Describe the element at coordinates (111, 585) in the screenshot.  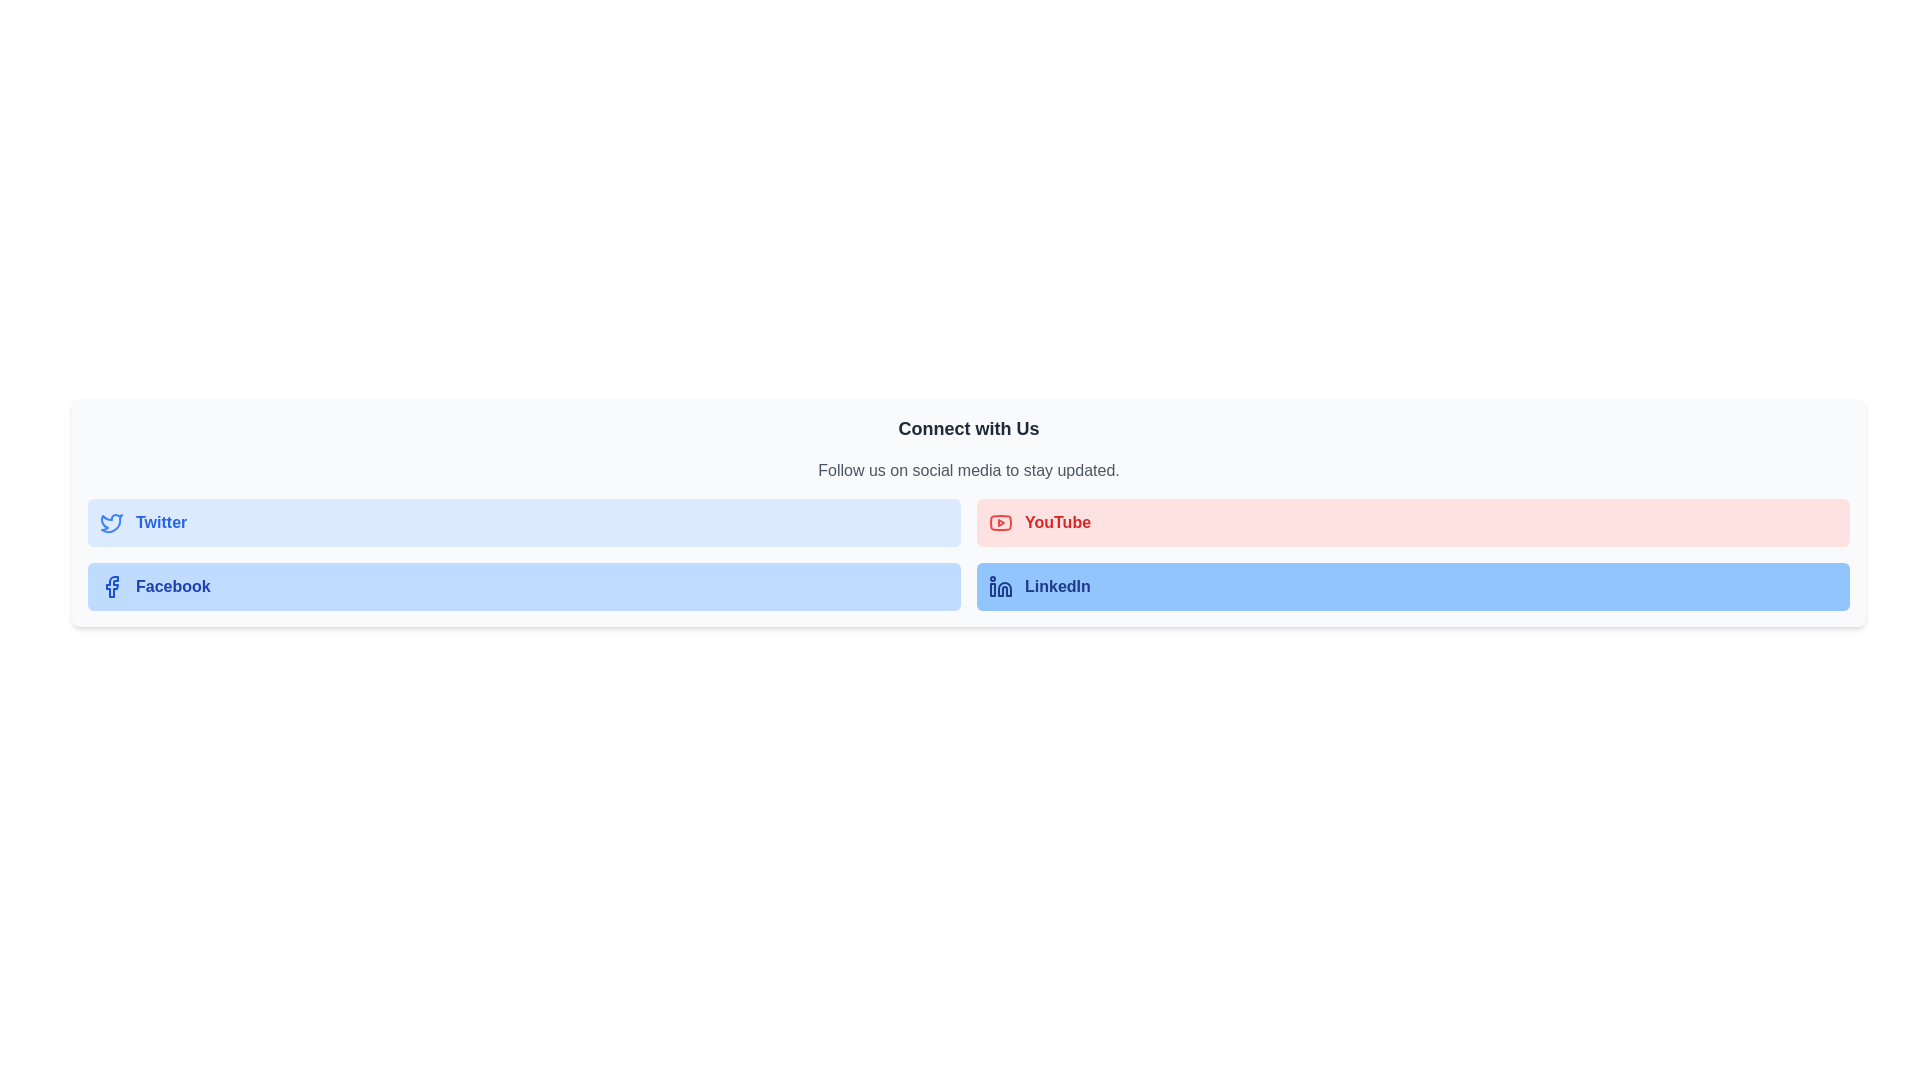
I see `the Facebook logo icon located in the bottom left section of the interface to follow the associated action` at that location.